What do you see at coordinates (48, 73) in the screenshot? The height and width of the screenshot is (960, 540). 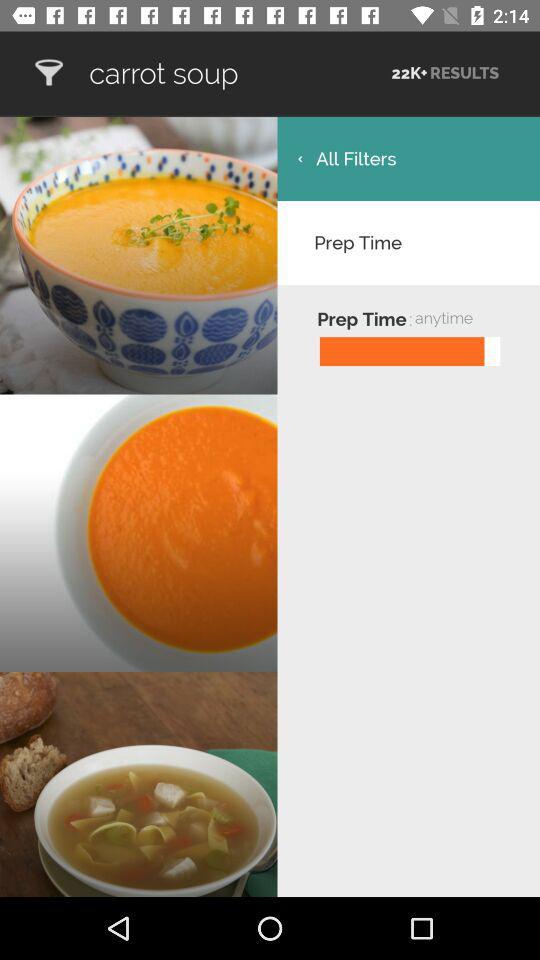 I see `open recipe` at bounding box center [48, 73].